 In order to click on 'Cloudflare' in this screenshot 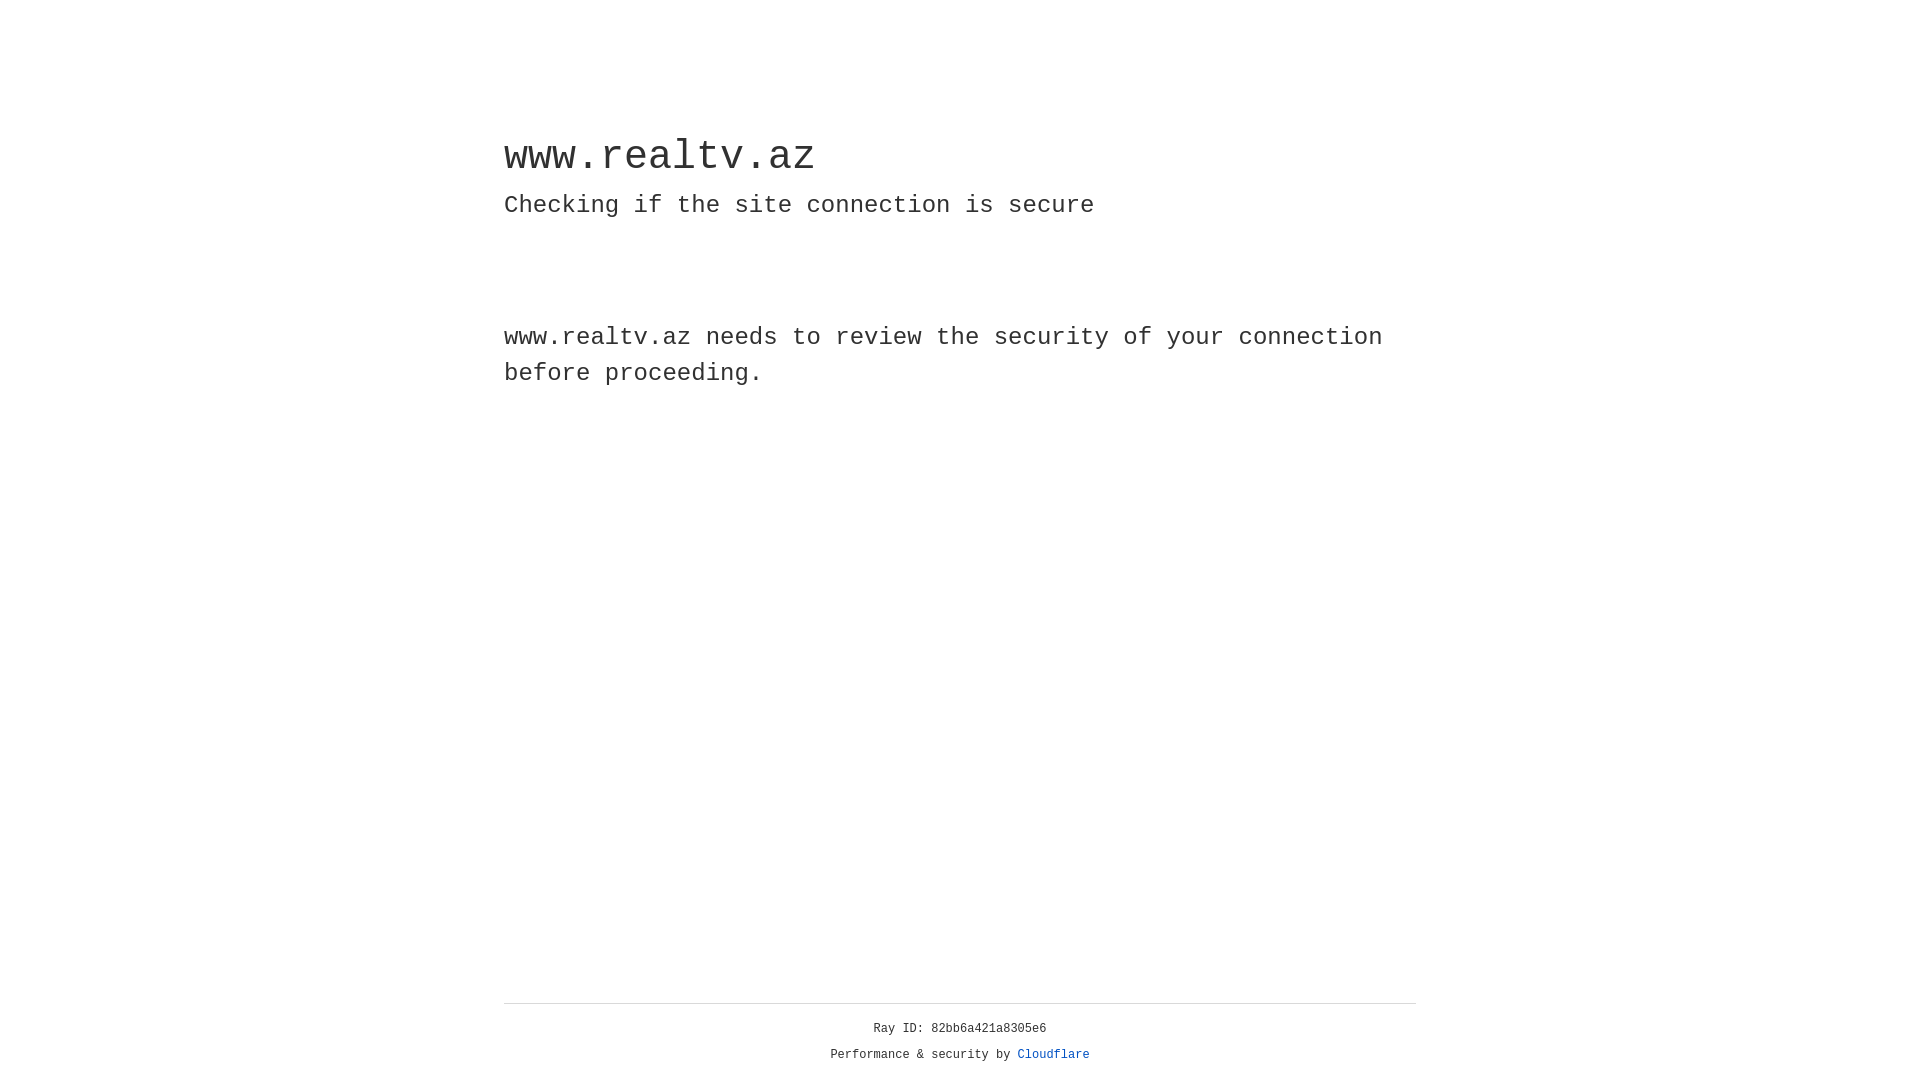, I will do `click(1053, 1054)`.